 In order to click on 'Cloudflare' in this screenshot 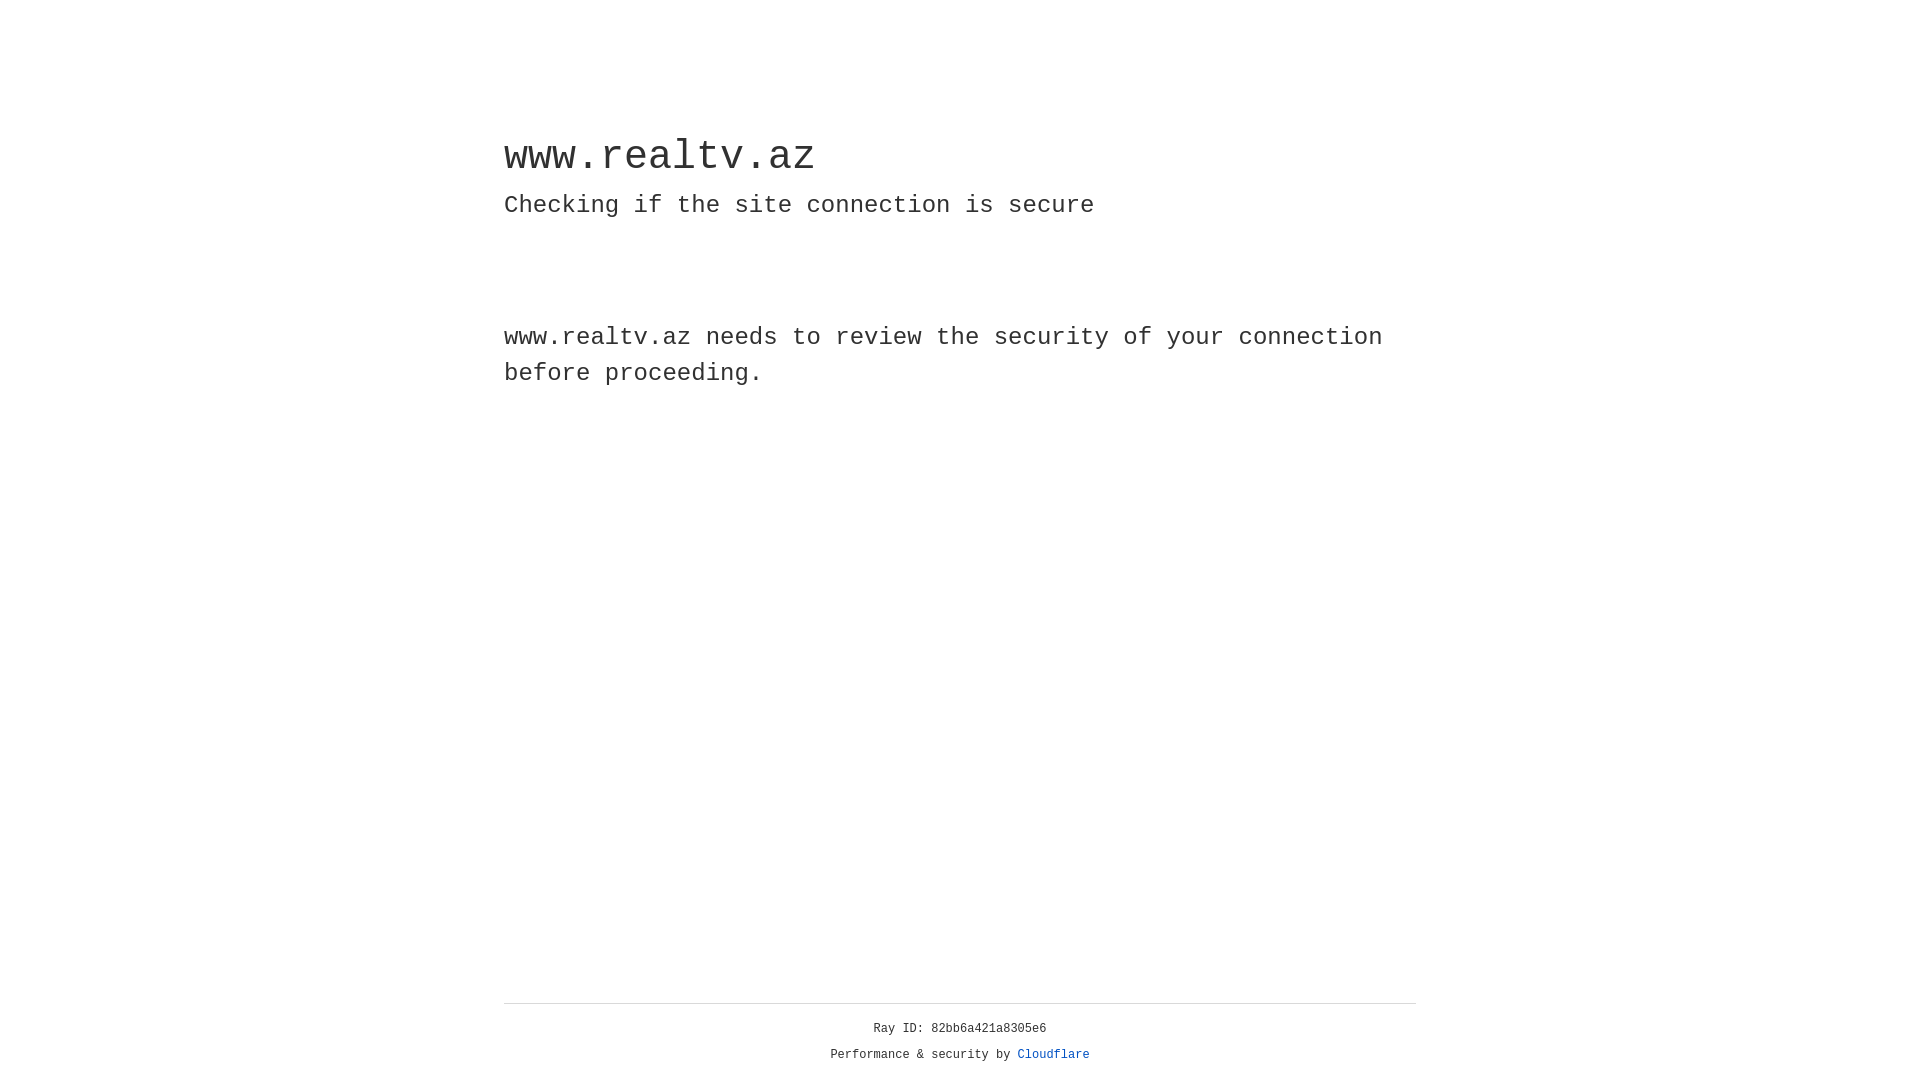, I will do `click(1053, 1054)`.